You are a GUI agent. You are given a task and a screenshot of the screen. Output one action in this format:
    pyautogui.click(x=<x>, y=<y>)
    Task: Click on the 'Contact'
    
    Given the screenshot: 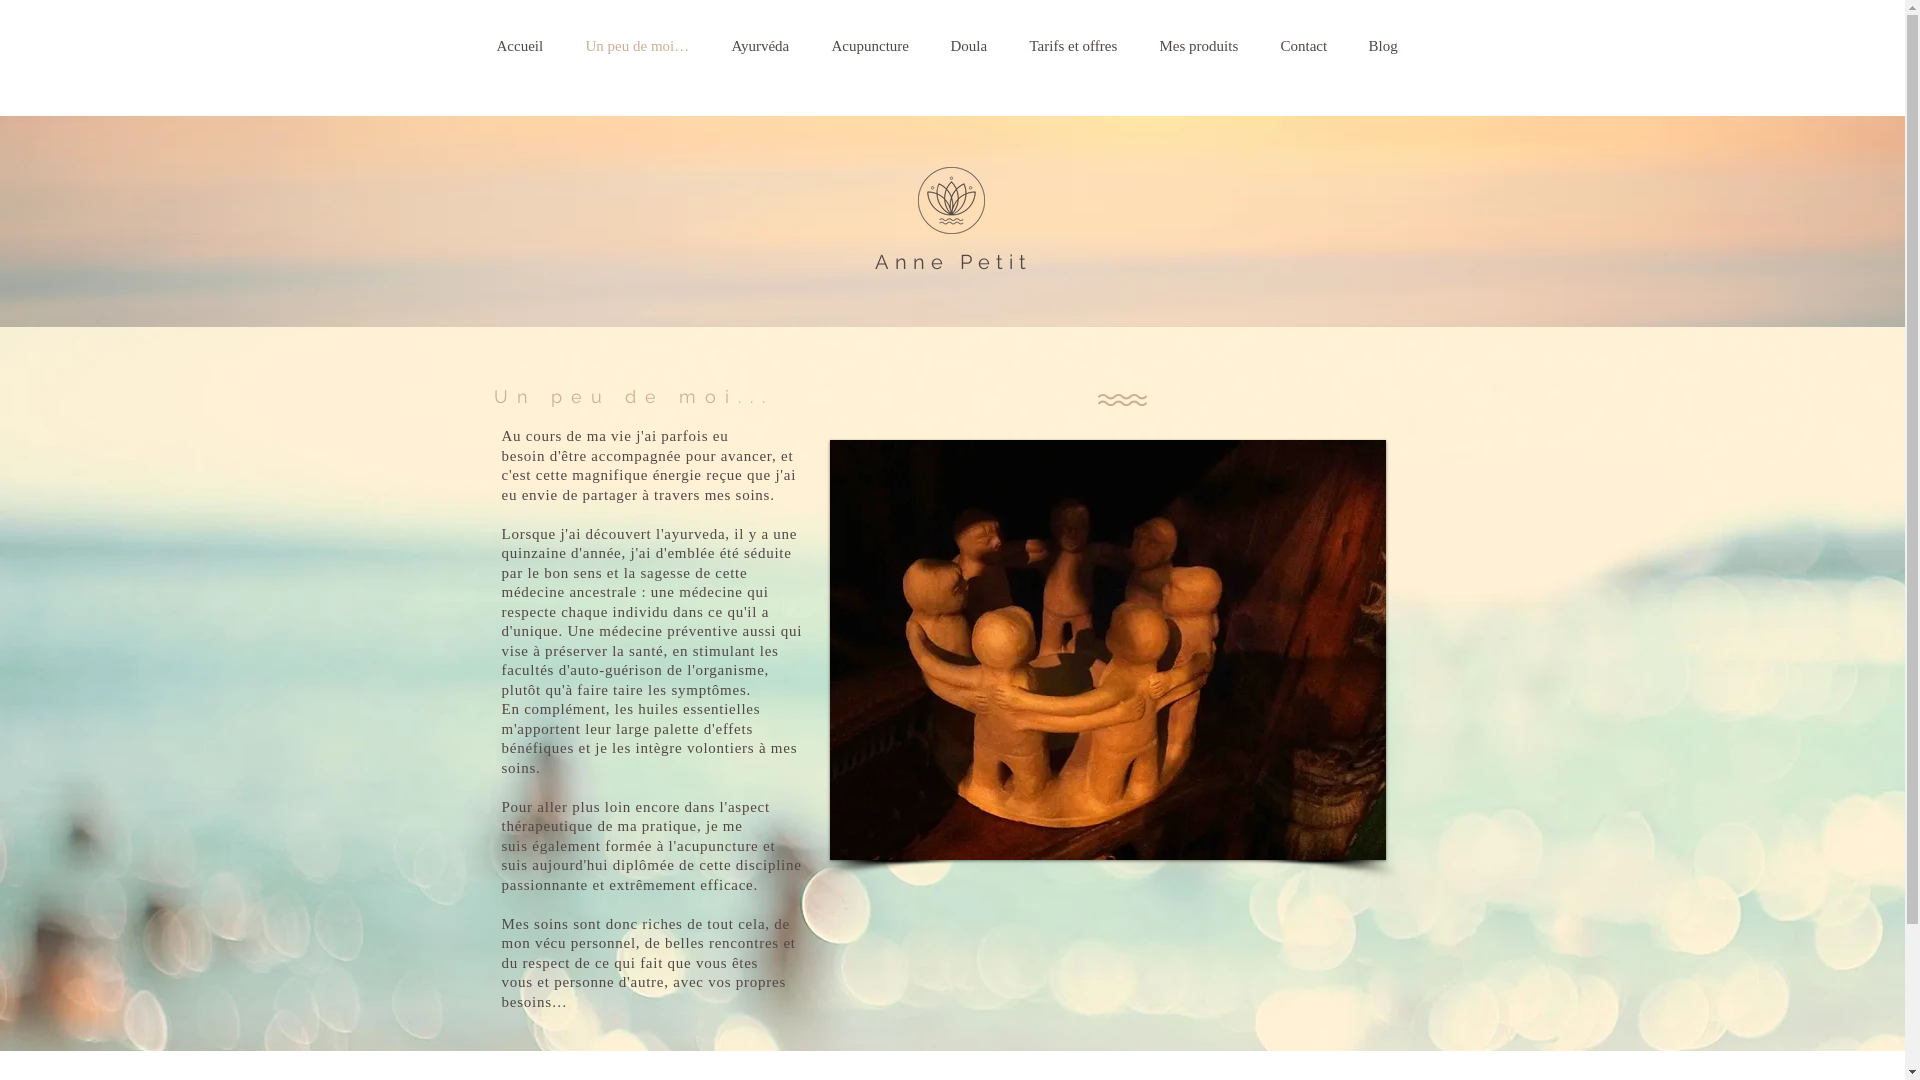 What is the action you would take?
    pyautogui.click(x=1314, y=45)
    